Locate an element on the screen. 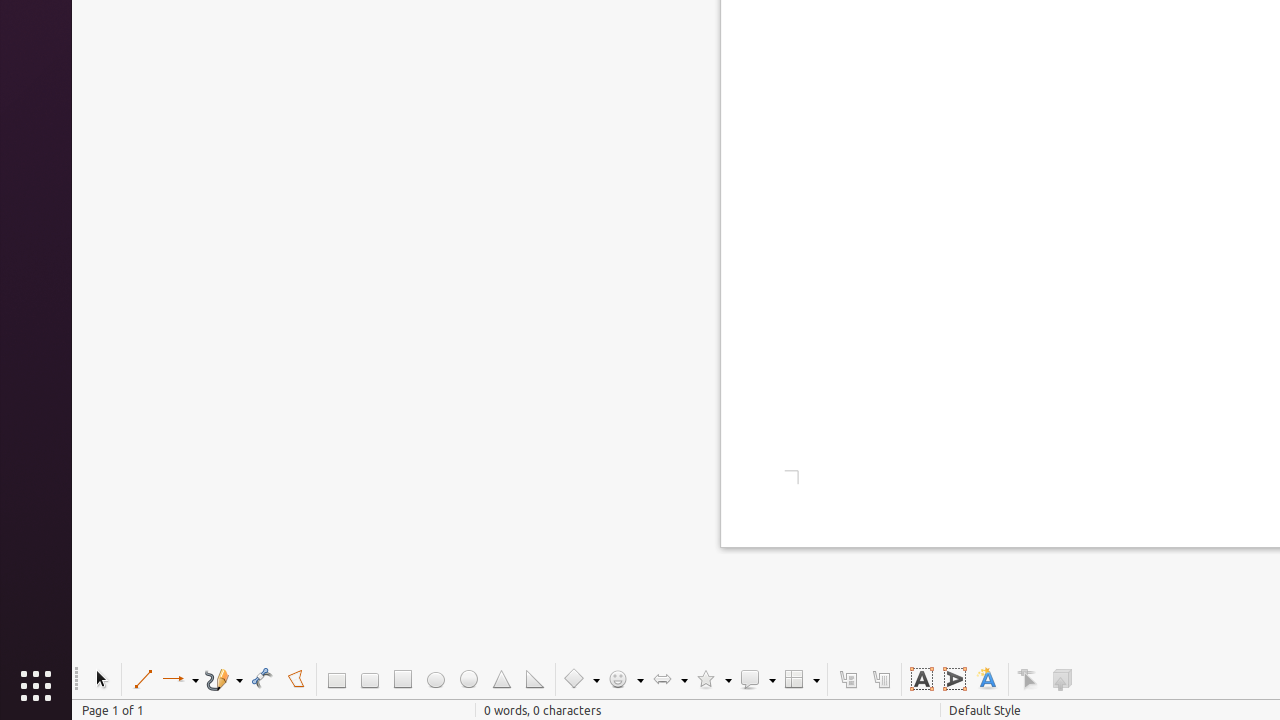  'Isosceles Triangle' is located at coordinates (501, 678).